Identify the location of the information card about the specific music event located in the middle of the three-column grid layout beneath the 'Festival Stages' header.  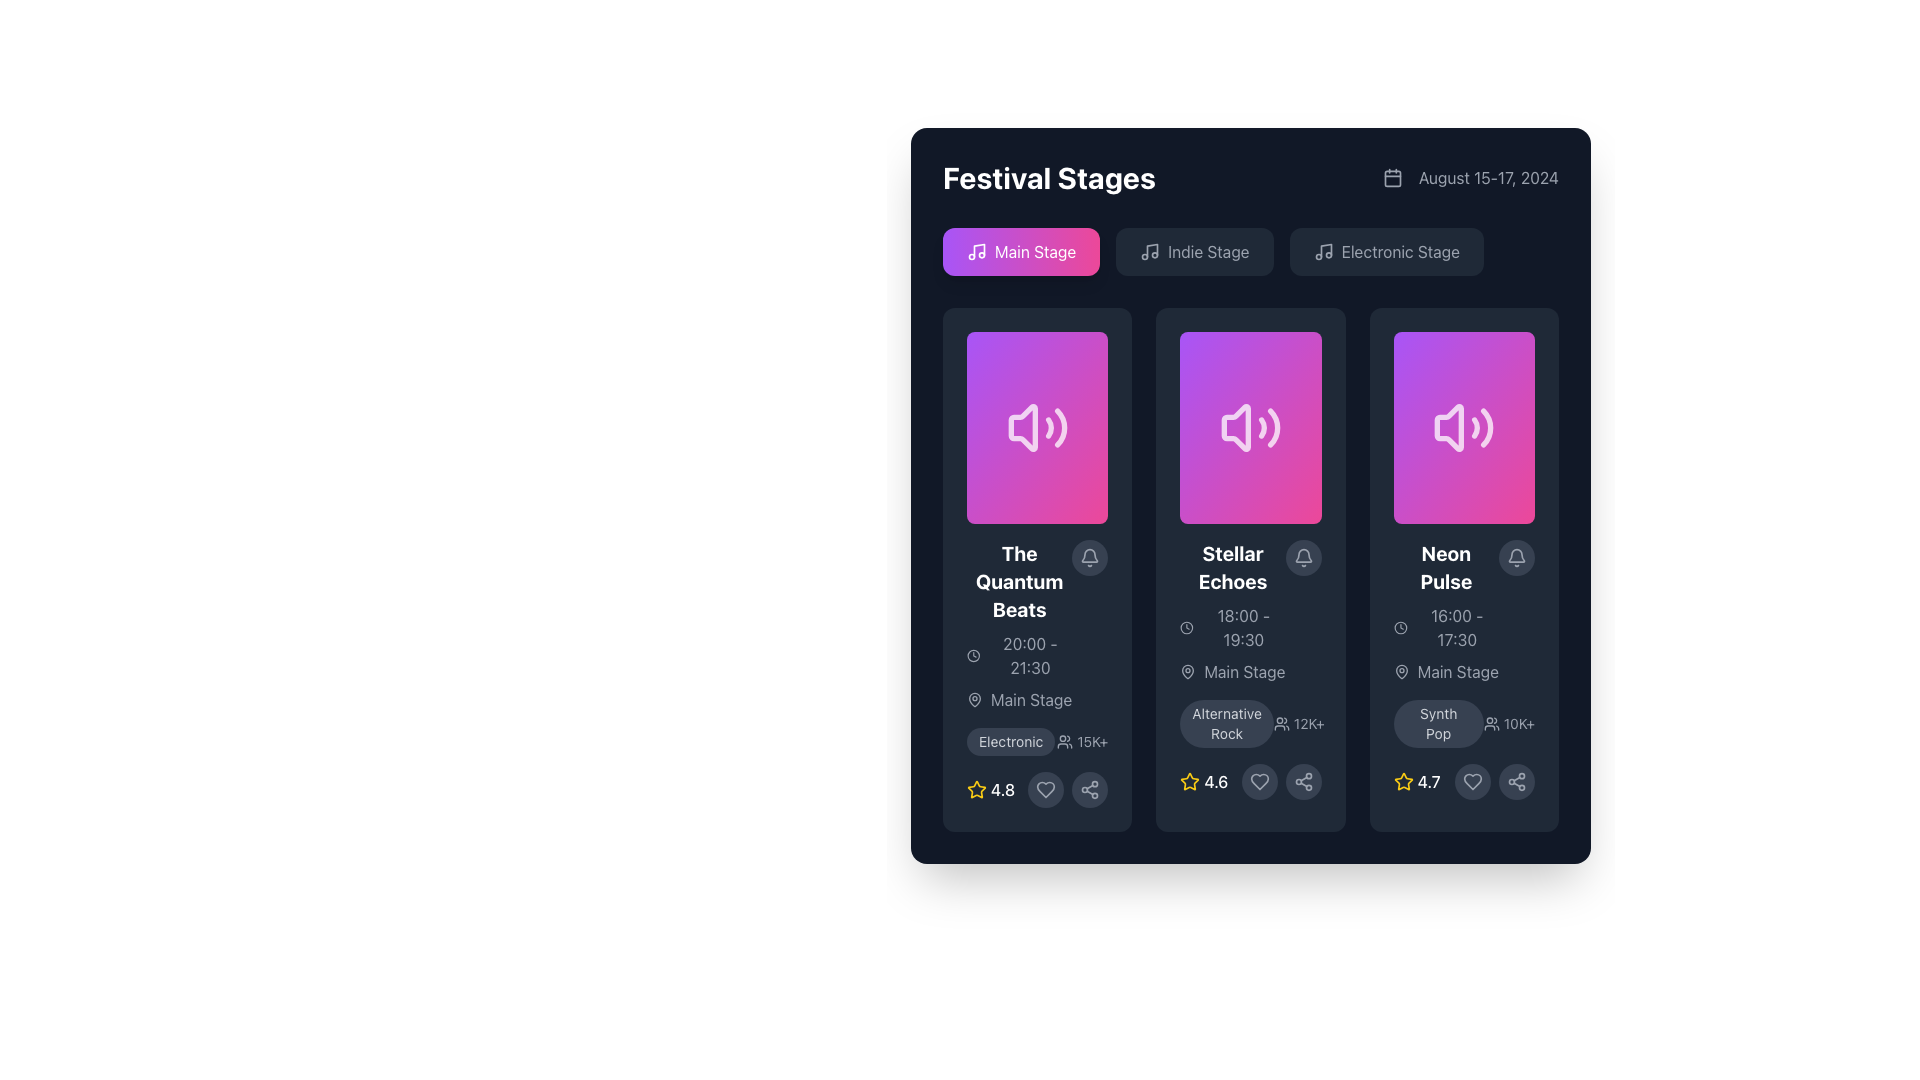
(1250, 570).